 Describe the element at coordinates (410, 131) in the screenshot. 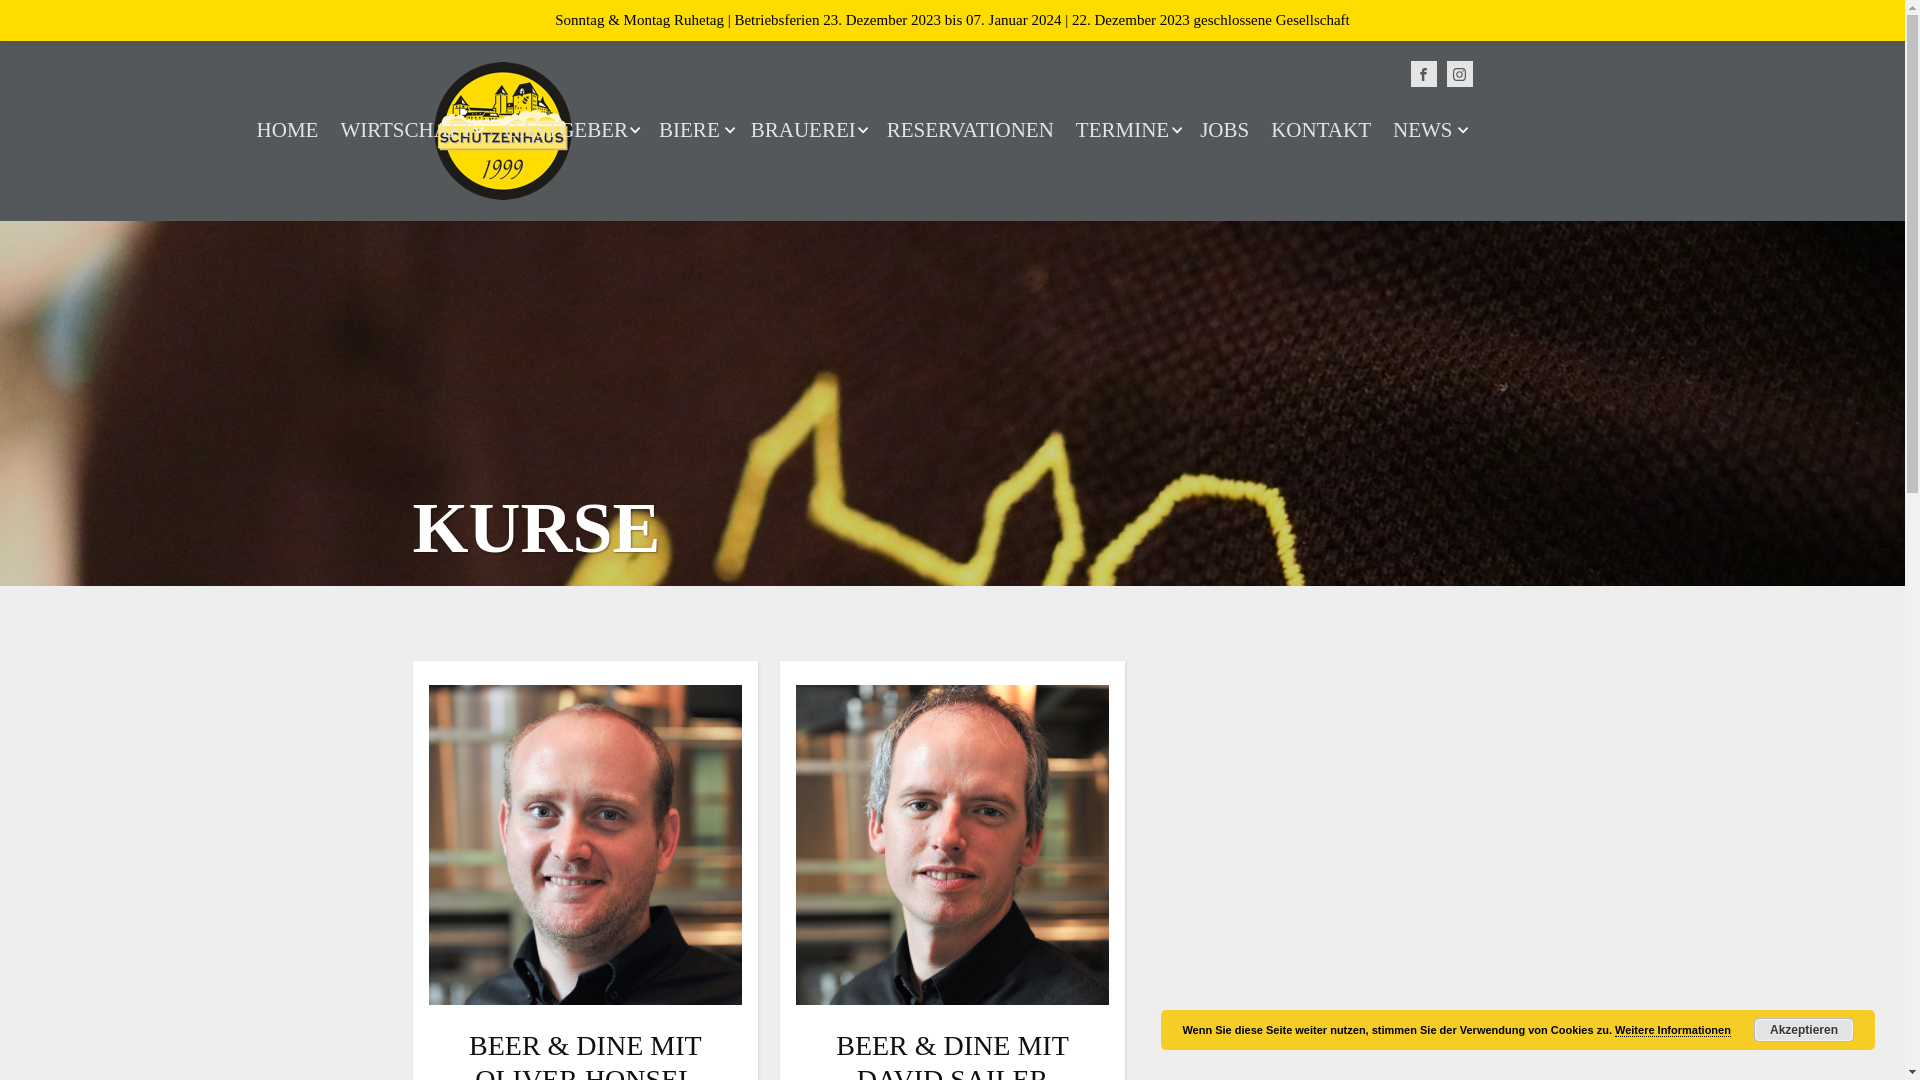

I see `'WIRTSCHAFT'` at that location.